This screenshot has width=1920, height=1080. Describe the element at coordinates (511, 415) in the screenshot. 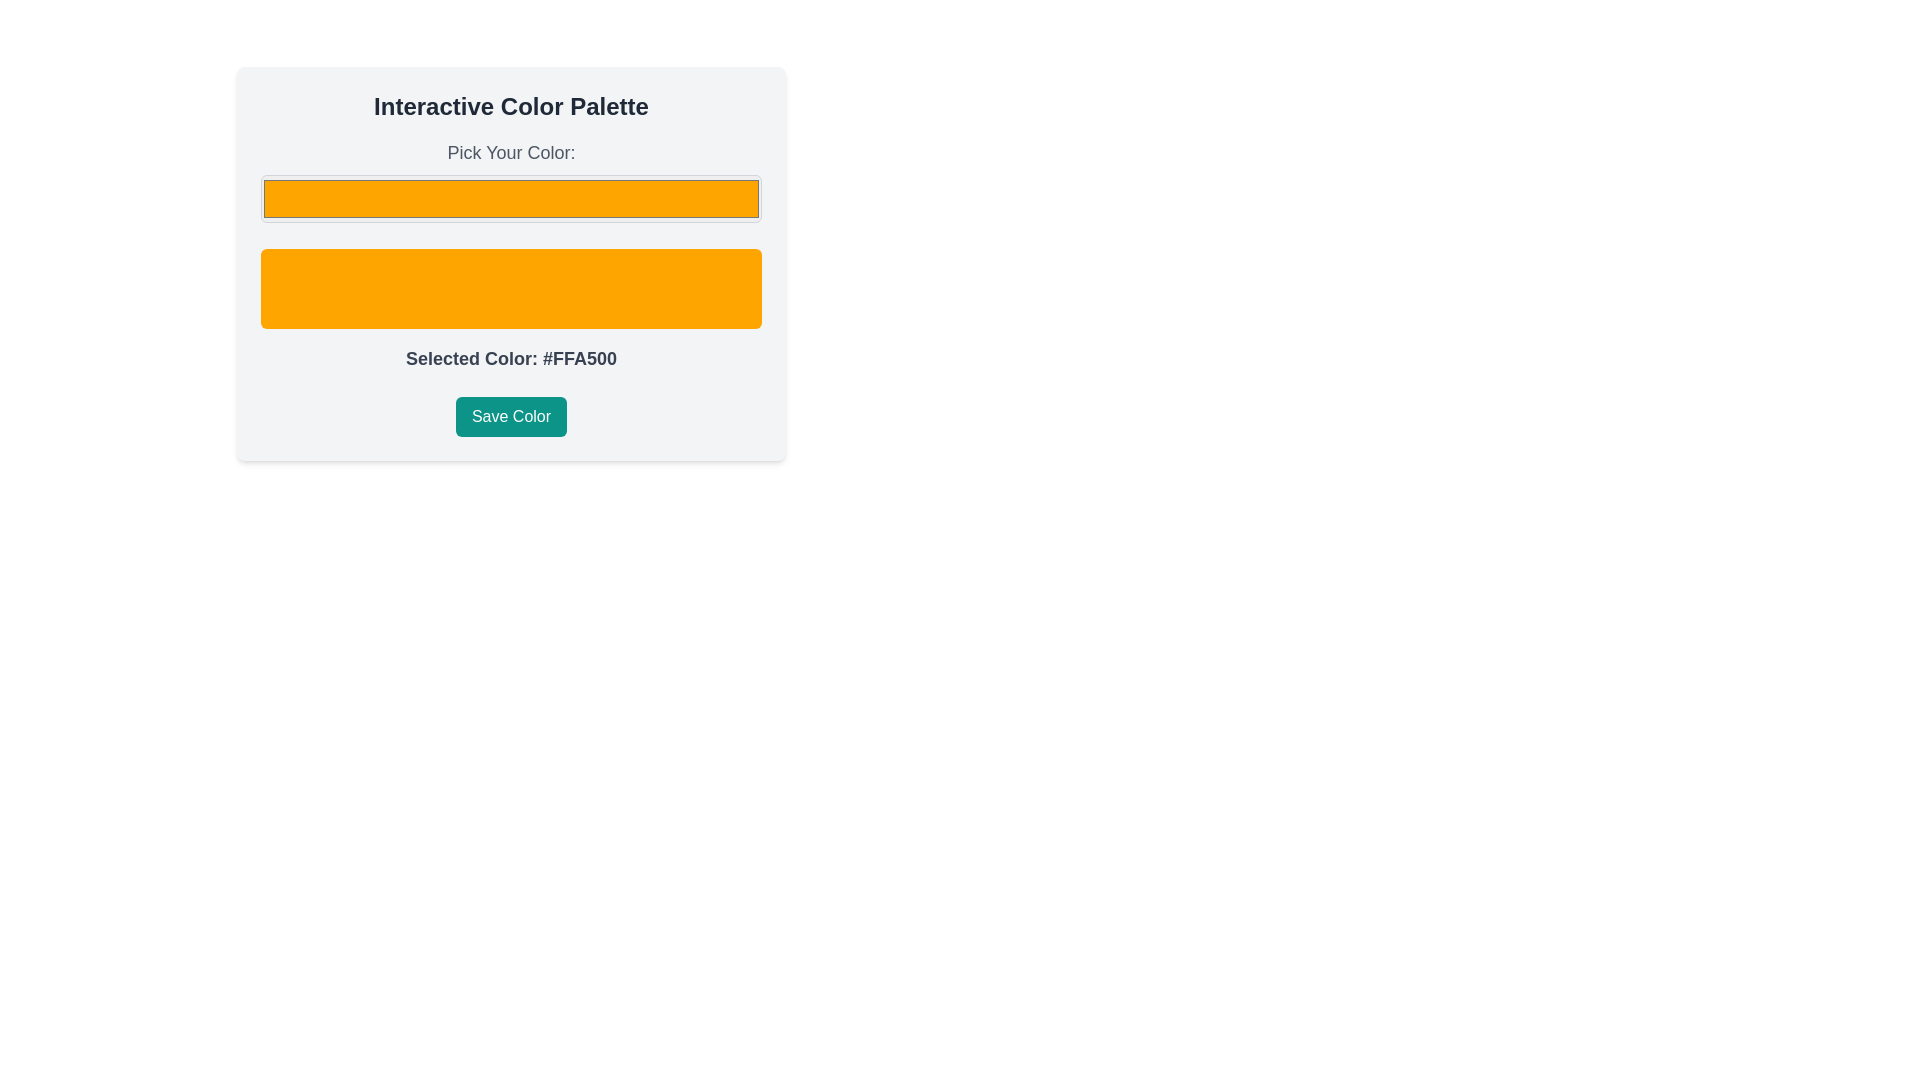

I see `the button that saves the selected color, located below the text 'Selected Color: #FFA500' and centered horizontally` at that location.